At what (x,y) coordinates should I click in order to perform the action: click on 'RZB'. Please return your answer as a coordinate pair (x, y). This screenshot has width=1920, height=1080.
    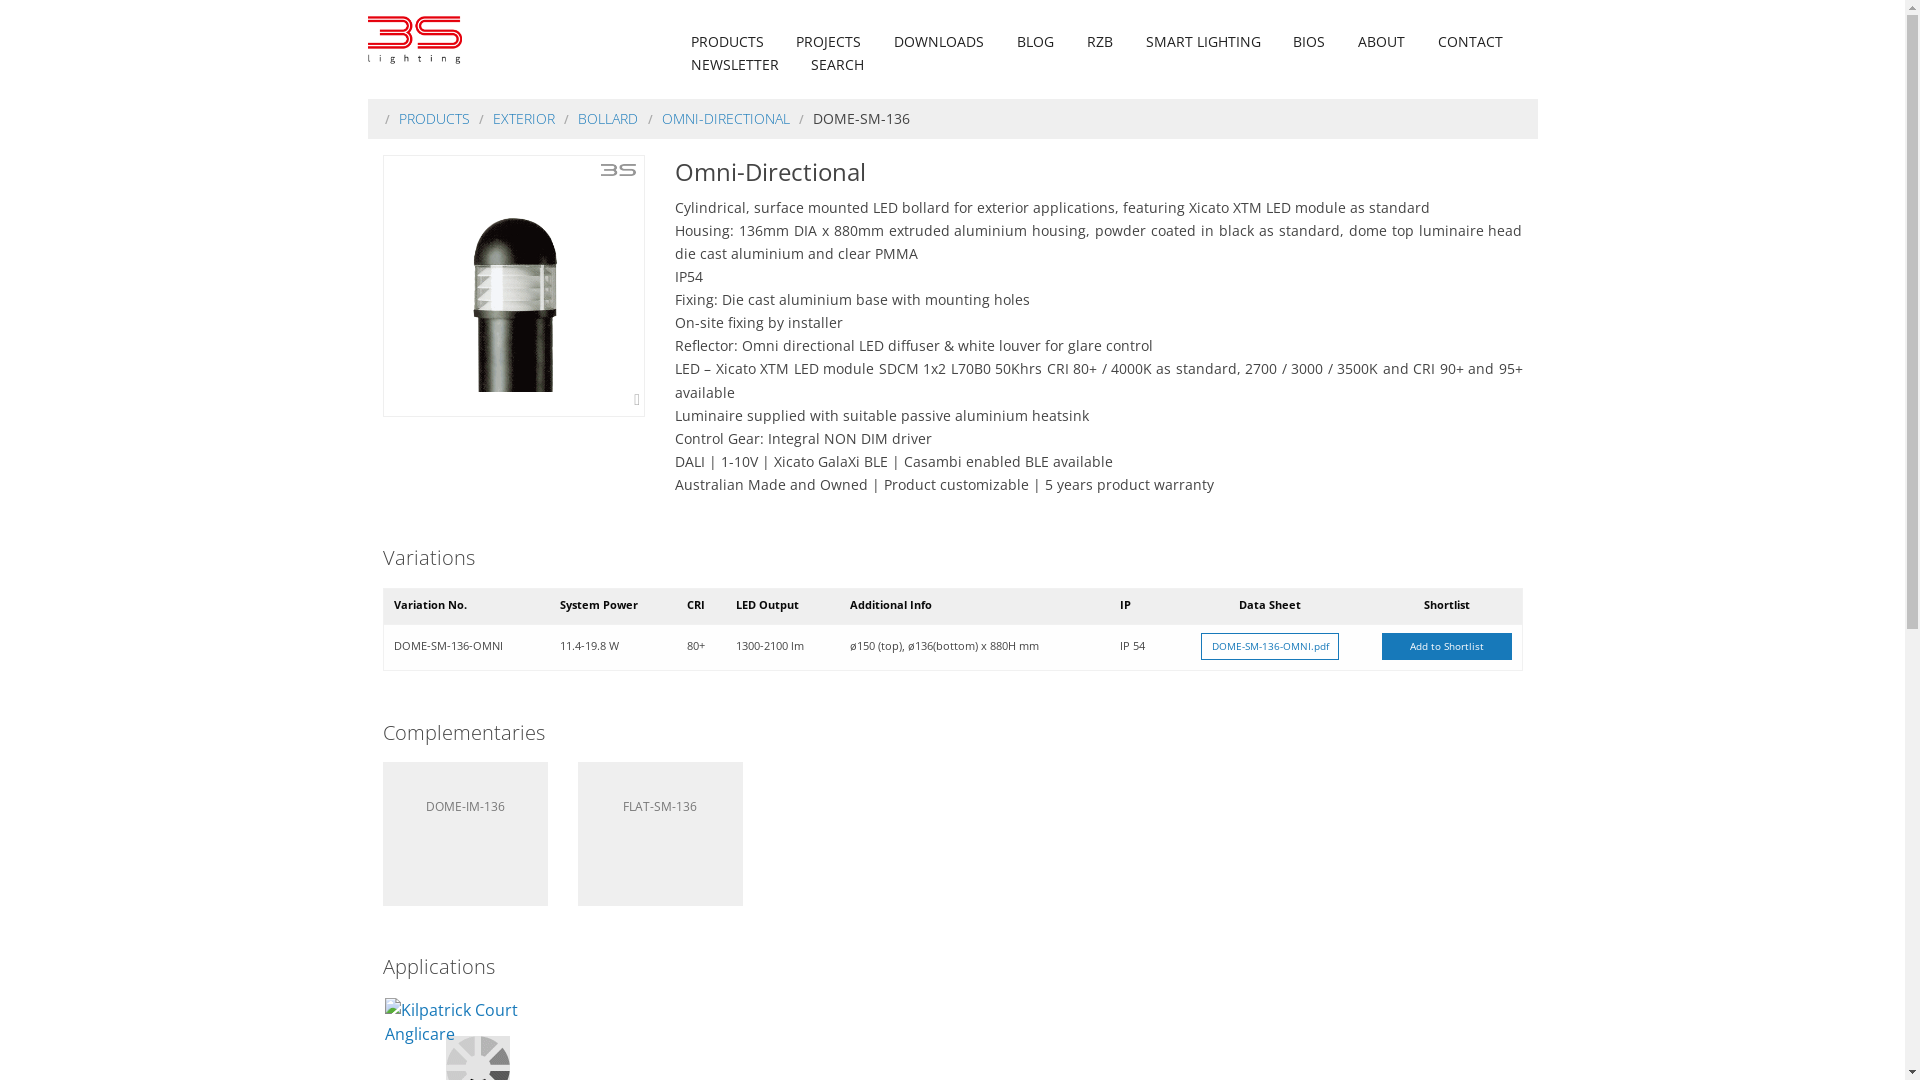
    Looking at the image, I should click on (1079, 41).